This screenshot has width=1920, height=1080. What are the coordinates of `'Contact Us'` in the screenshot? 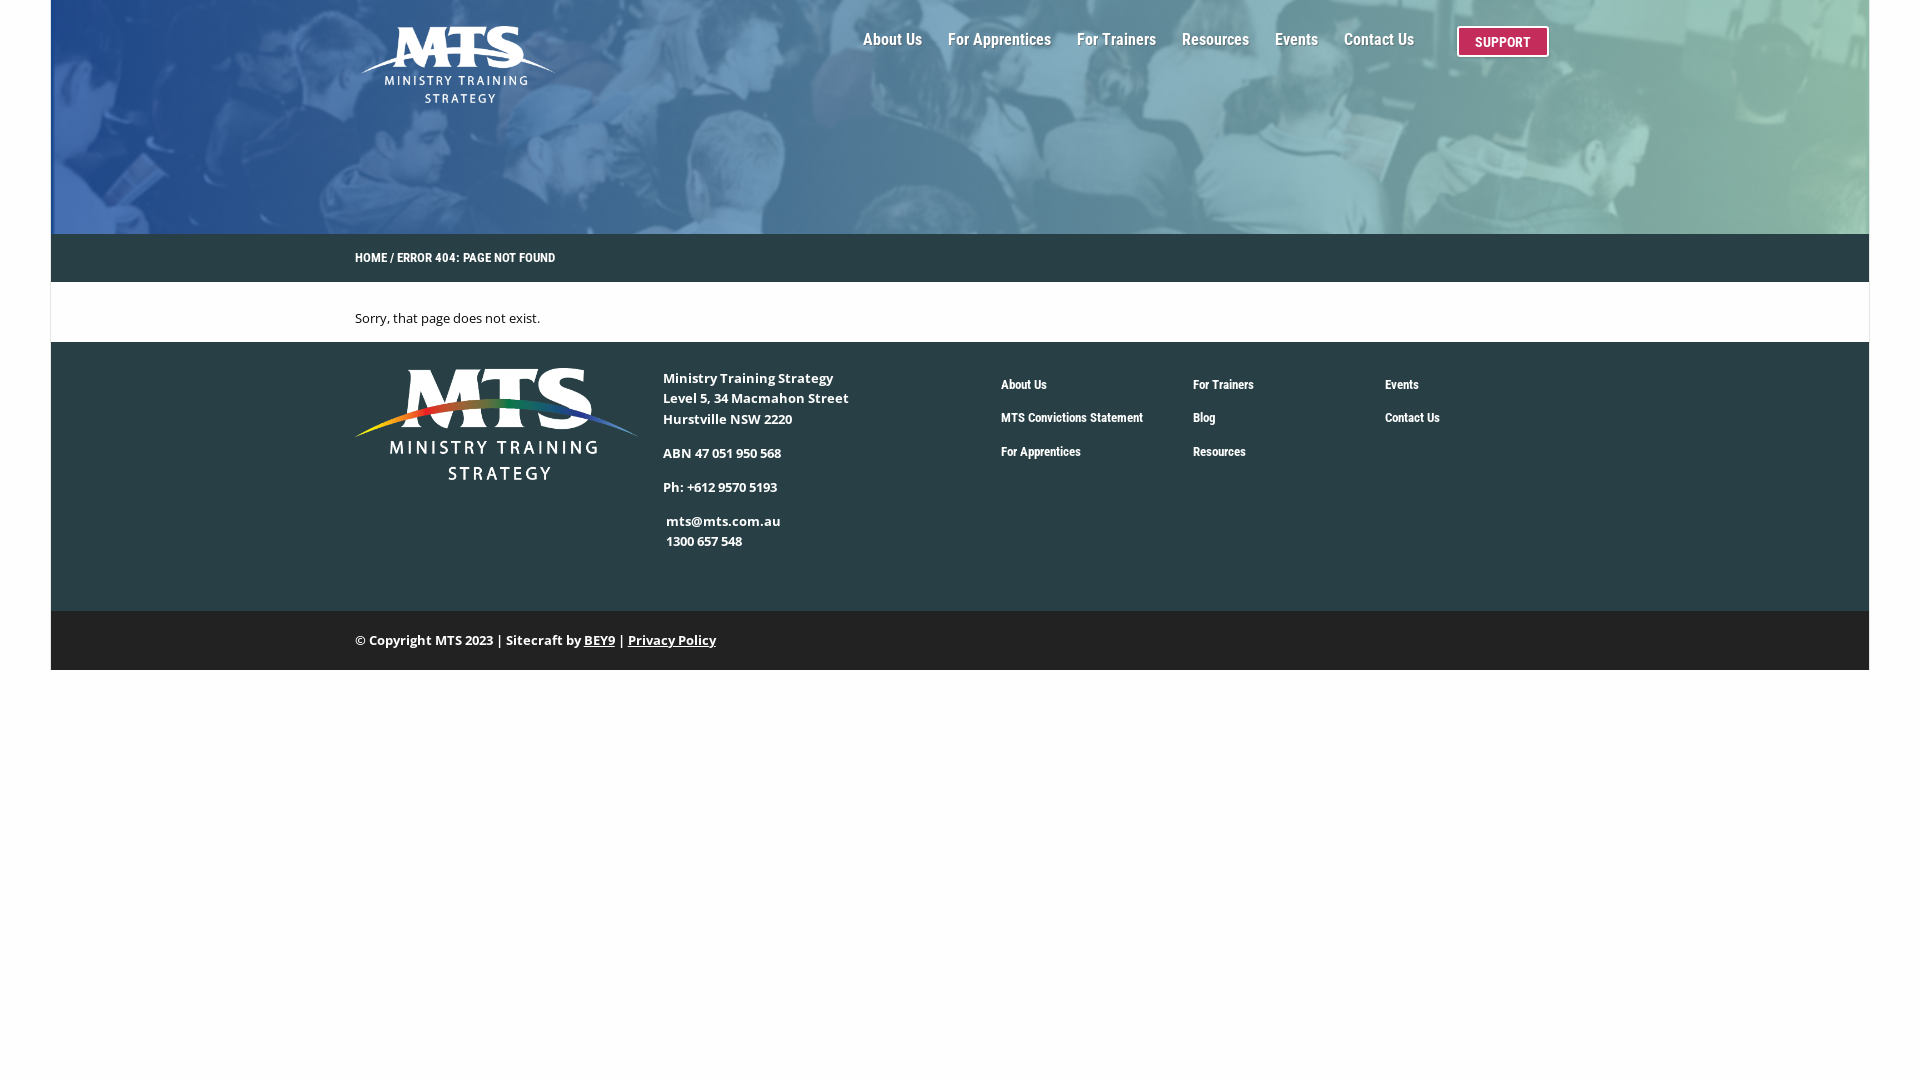 It's located at (1384, 417).